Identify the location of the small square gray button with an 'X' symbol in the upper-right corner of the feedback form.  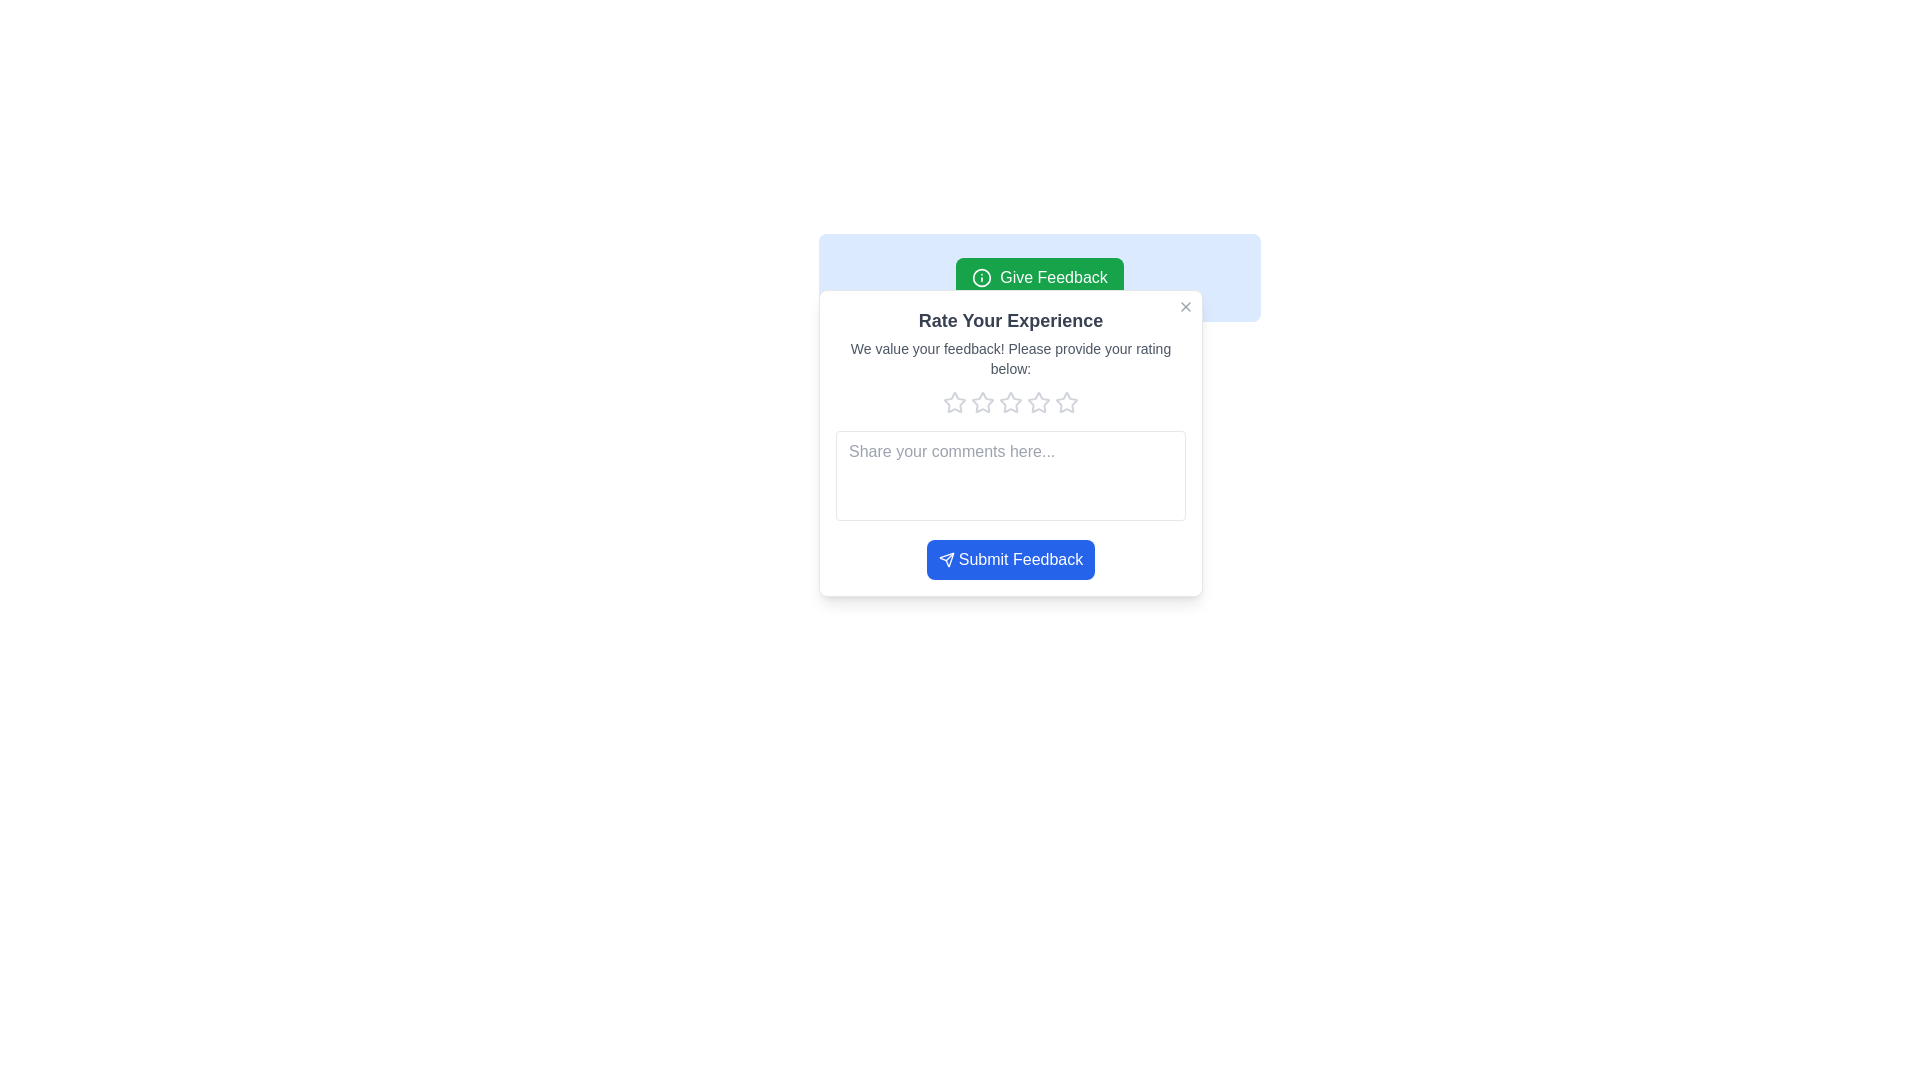
(1185, 307).